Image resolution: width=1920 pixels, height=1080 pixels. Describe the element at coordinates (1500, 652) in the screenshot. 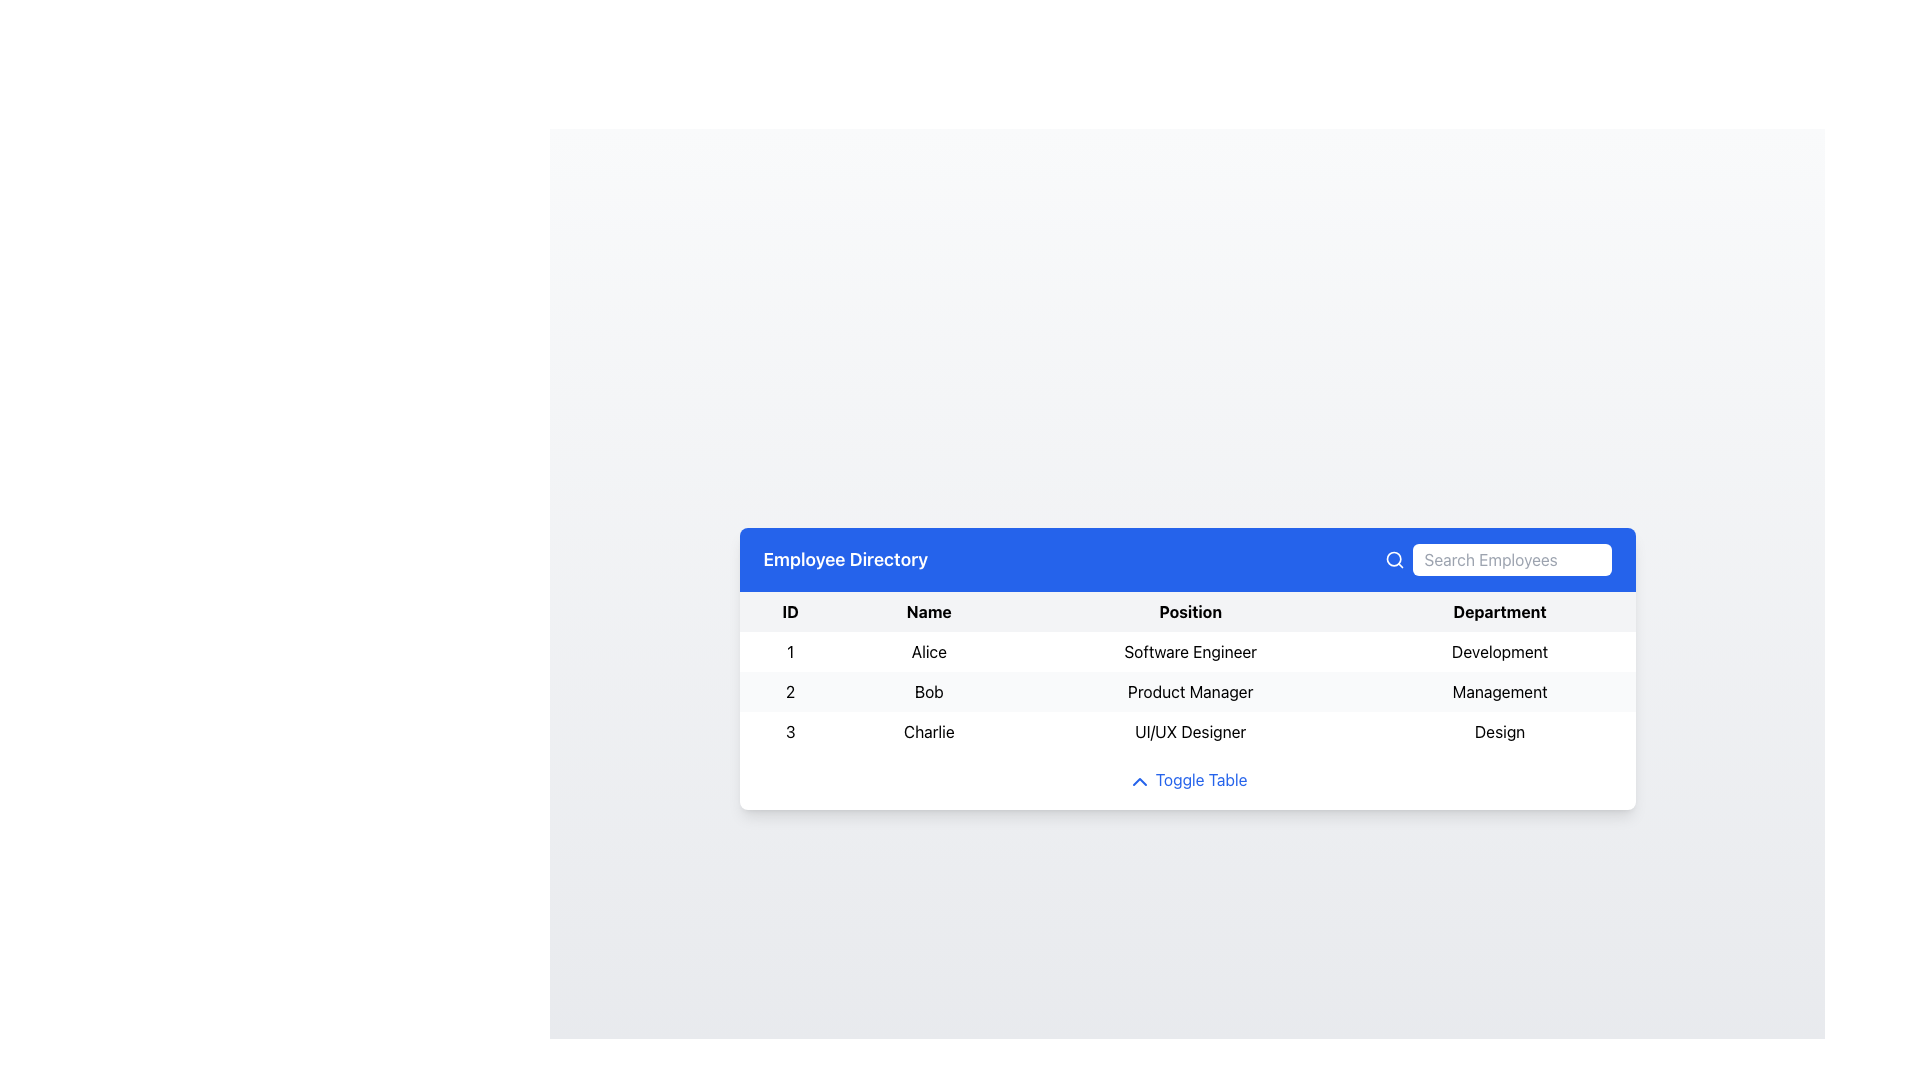

I see `text displayed in the Table Data Cell showing 'Development' under the 'Department' column for the row corresponding to 'Alice'` at that location.